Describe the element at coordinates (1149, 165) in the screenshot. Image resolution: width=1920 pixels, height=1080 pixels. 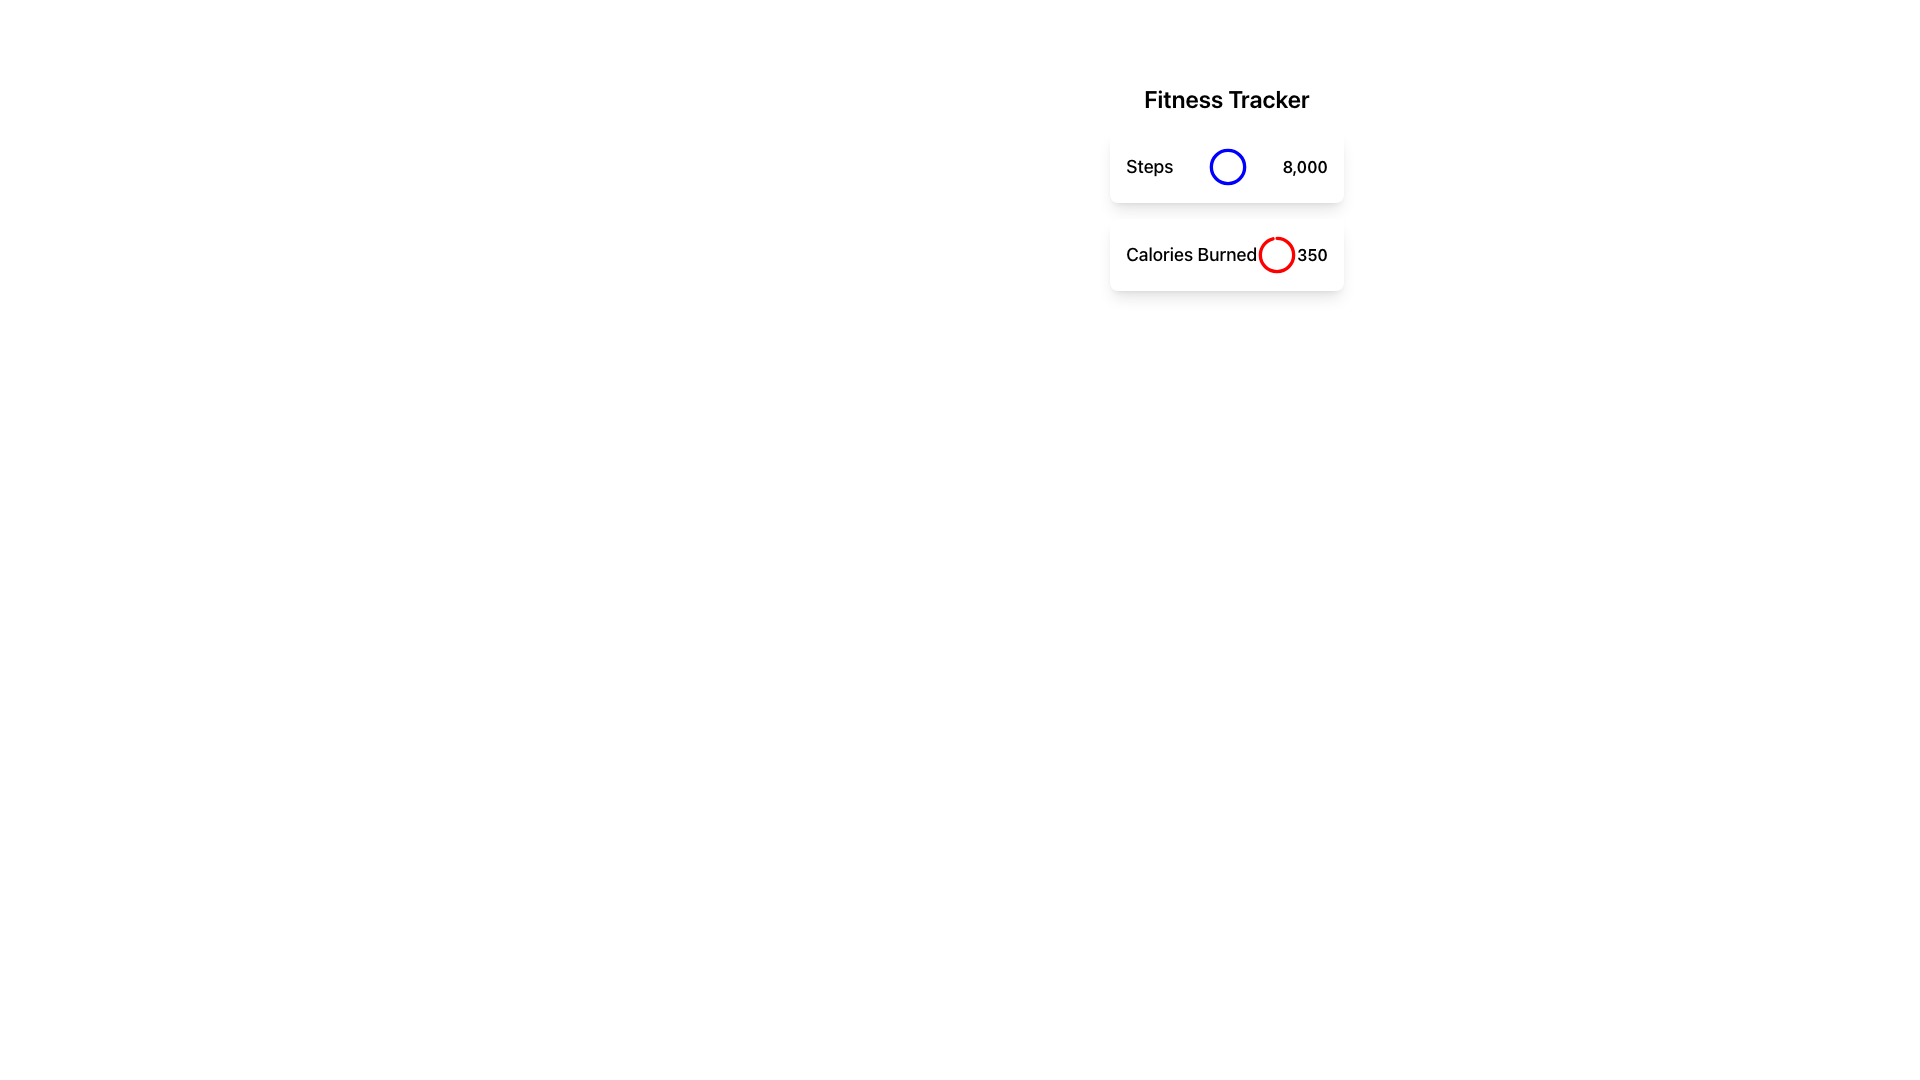
I see `the static text label that indicates the type of data displayed, specifically informing the user about 'Steps.'` at that location.